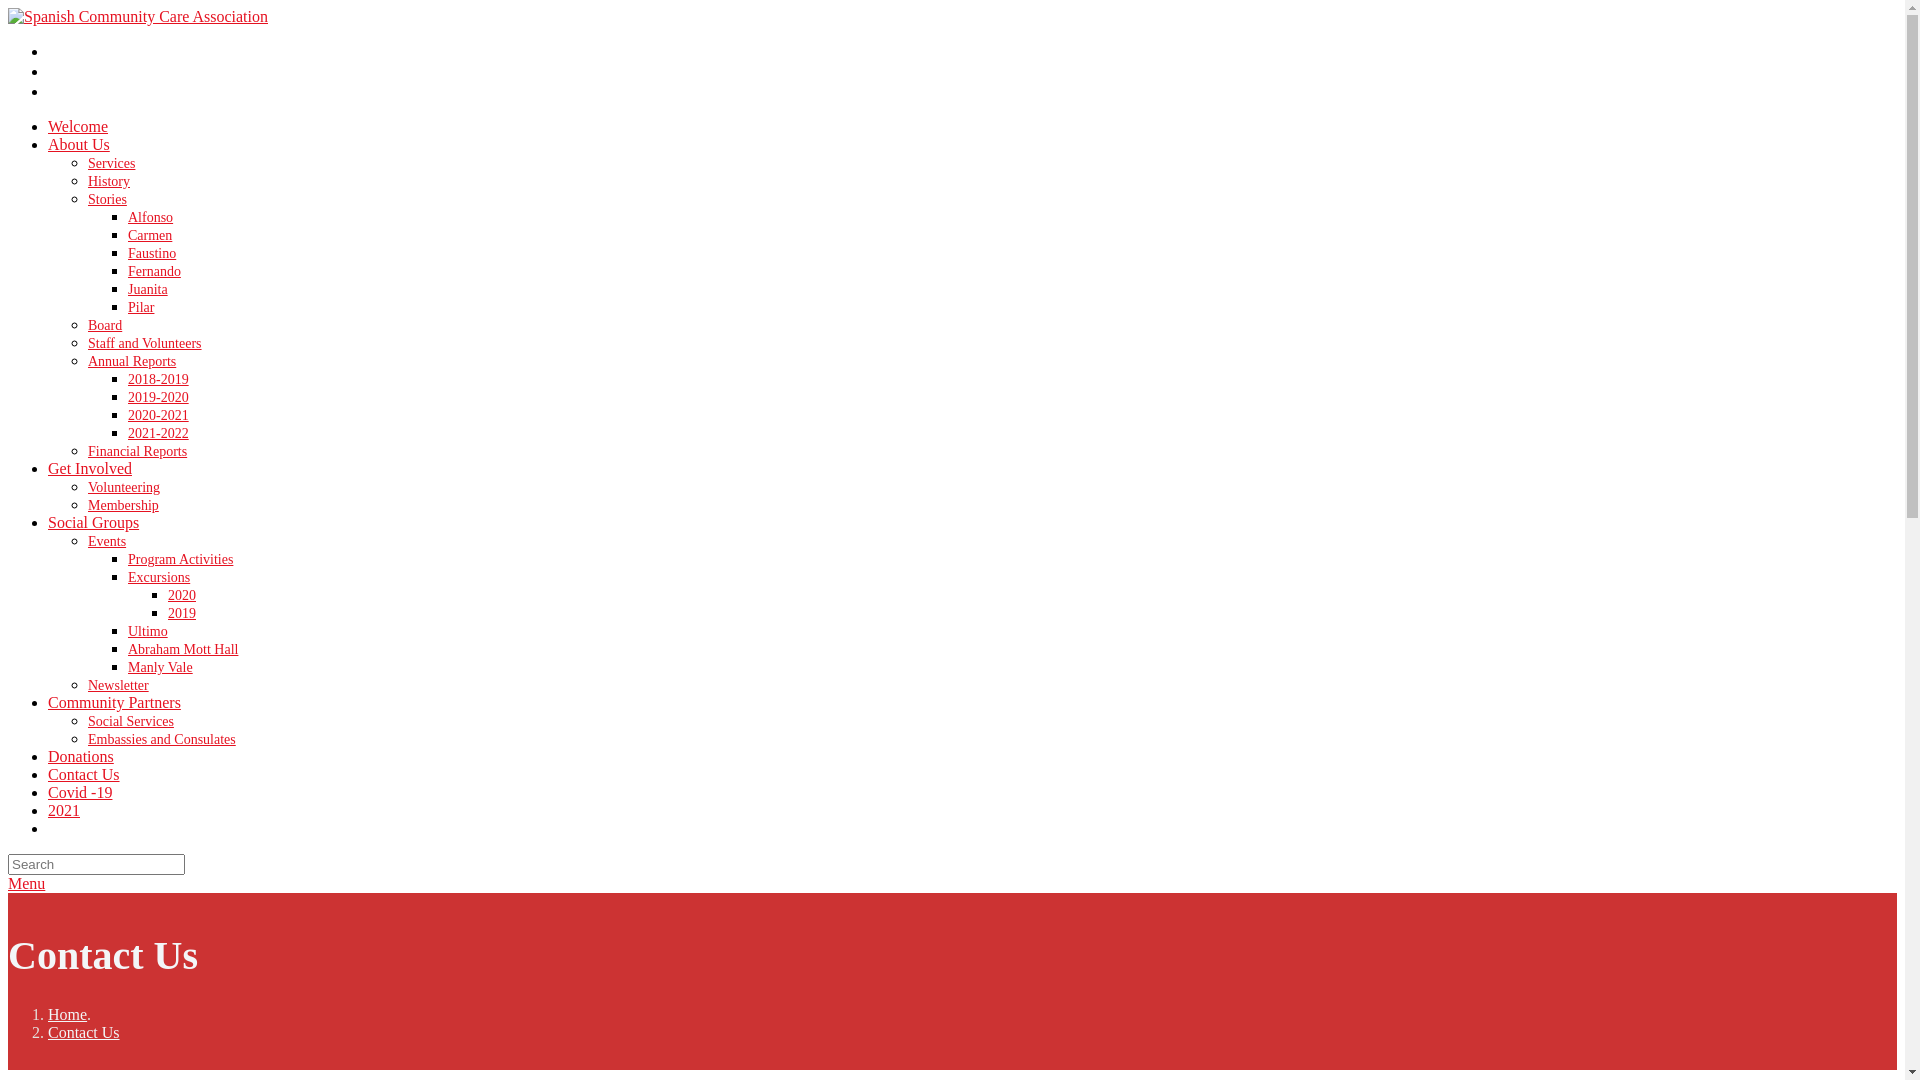 This screenshot has width=1920, height=1080. Describe the element at coordinates (86, 181) in the screenshot. I see `'History'` at that location.